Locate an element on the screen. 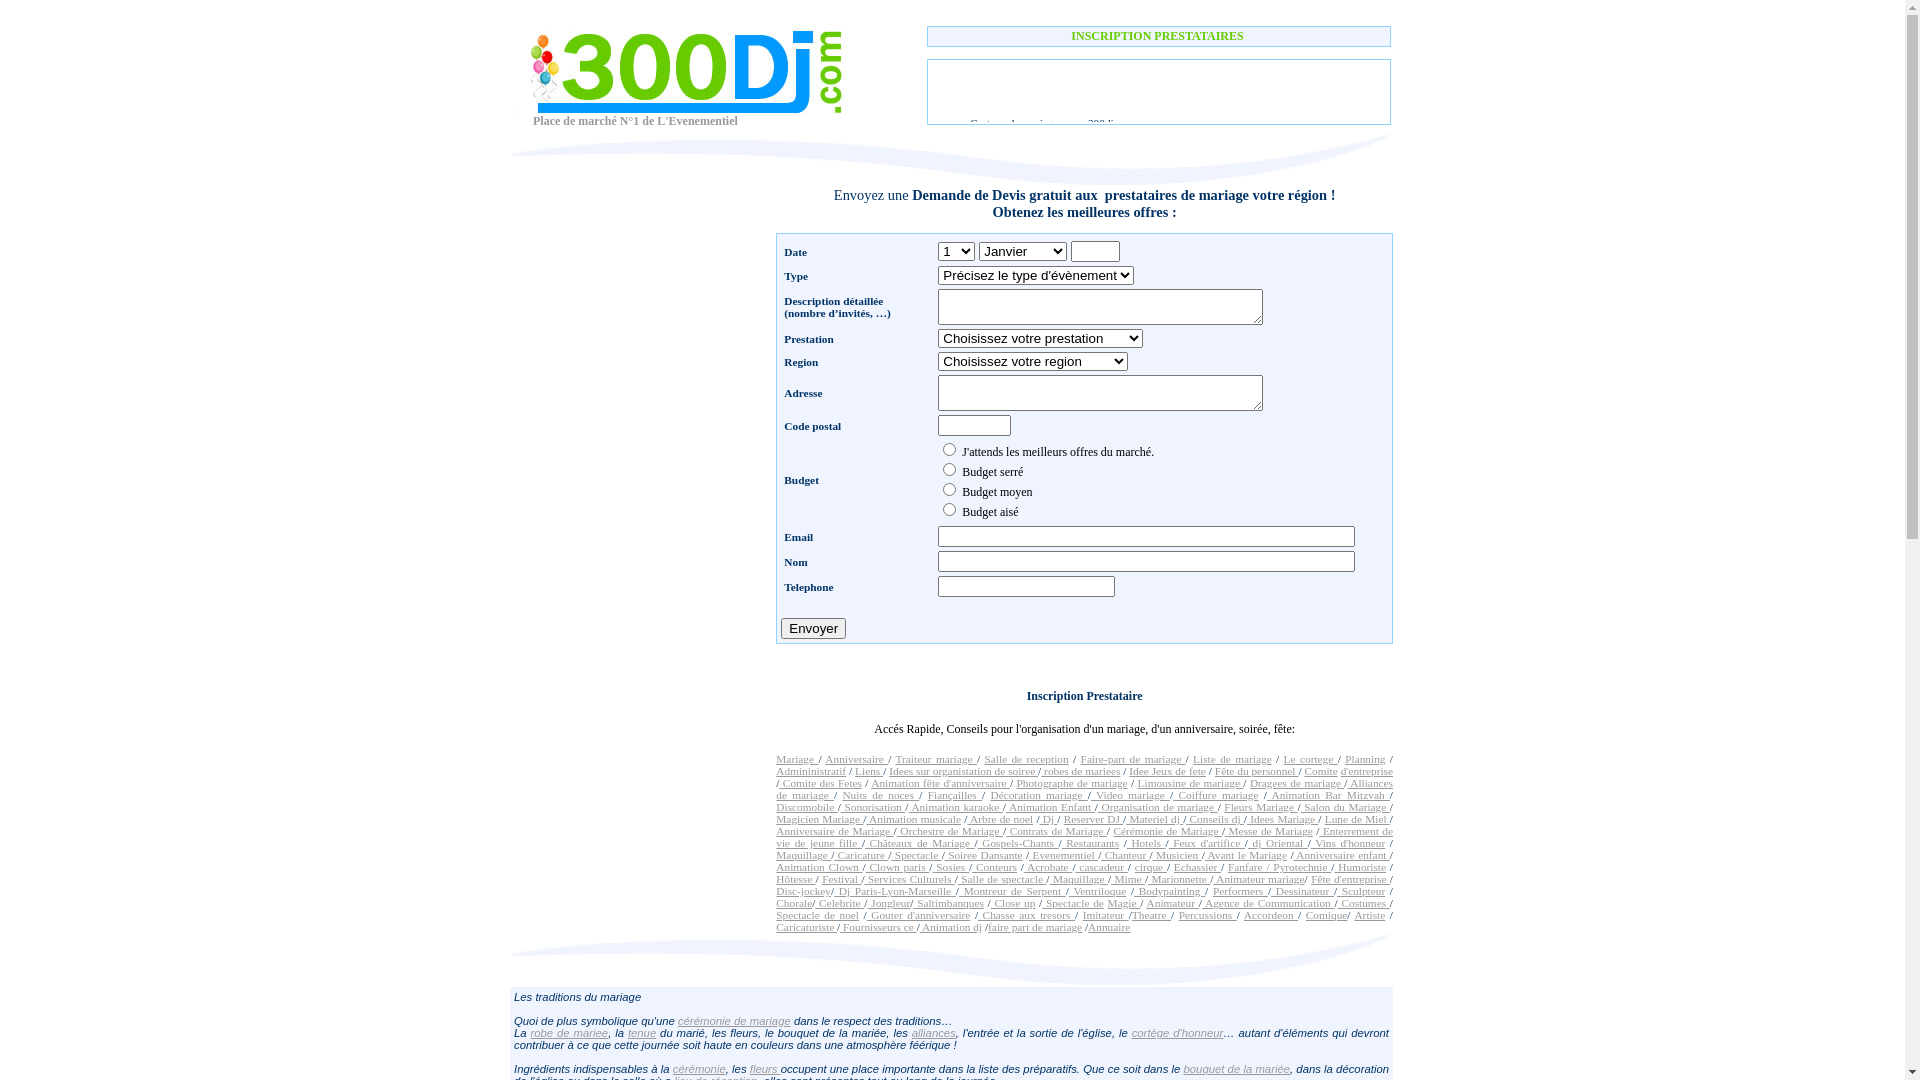  'Idees sur organistation de soiree' is located at coordinates (963, 770).